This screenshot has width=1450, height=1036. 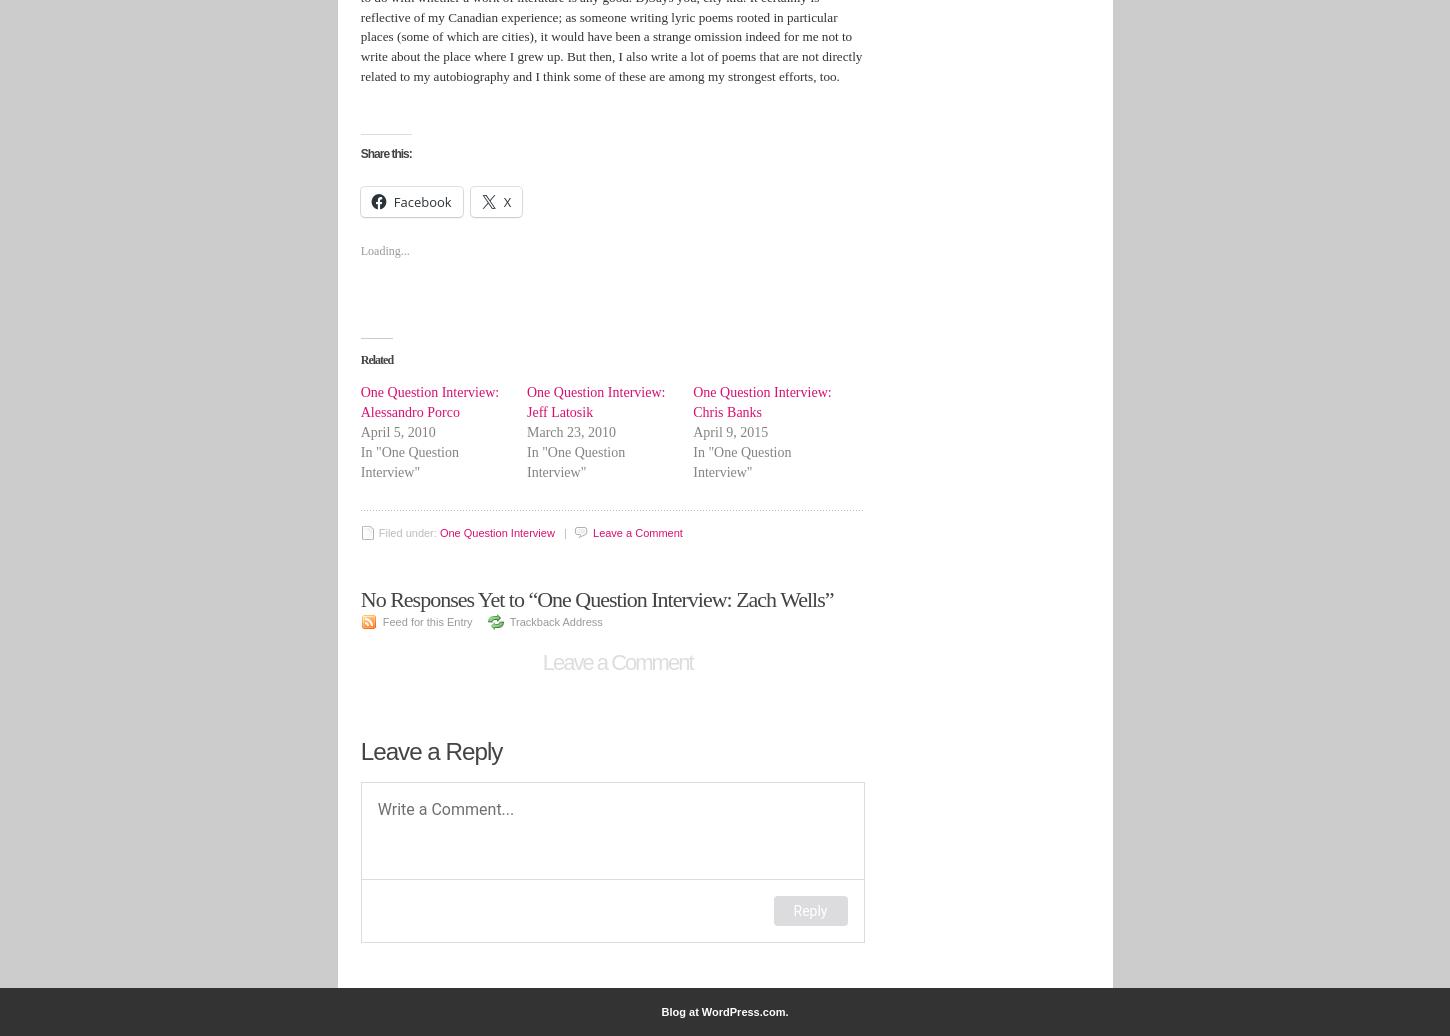 What do you see at coordinates (383, 249) in the screenshot?
I see `'Loading...'` at bounding box center [383, 249].